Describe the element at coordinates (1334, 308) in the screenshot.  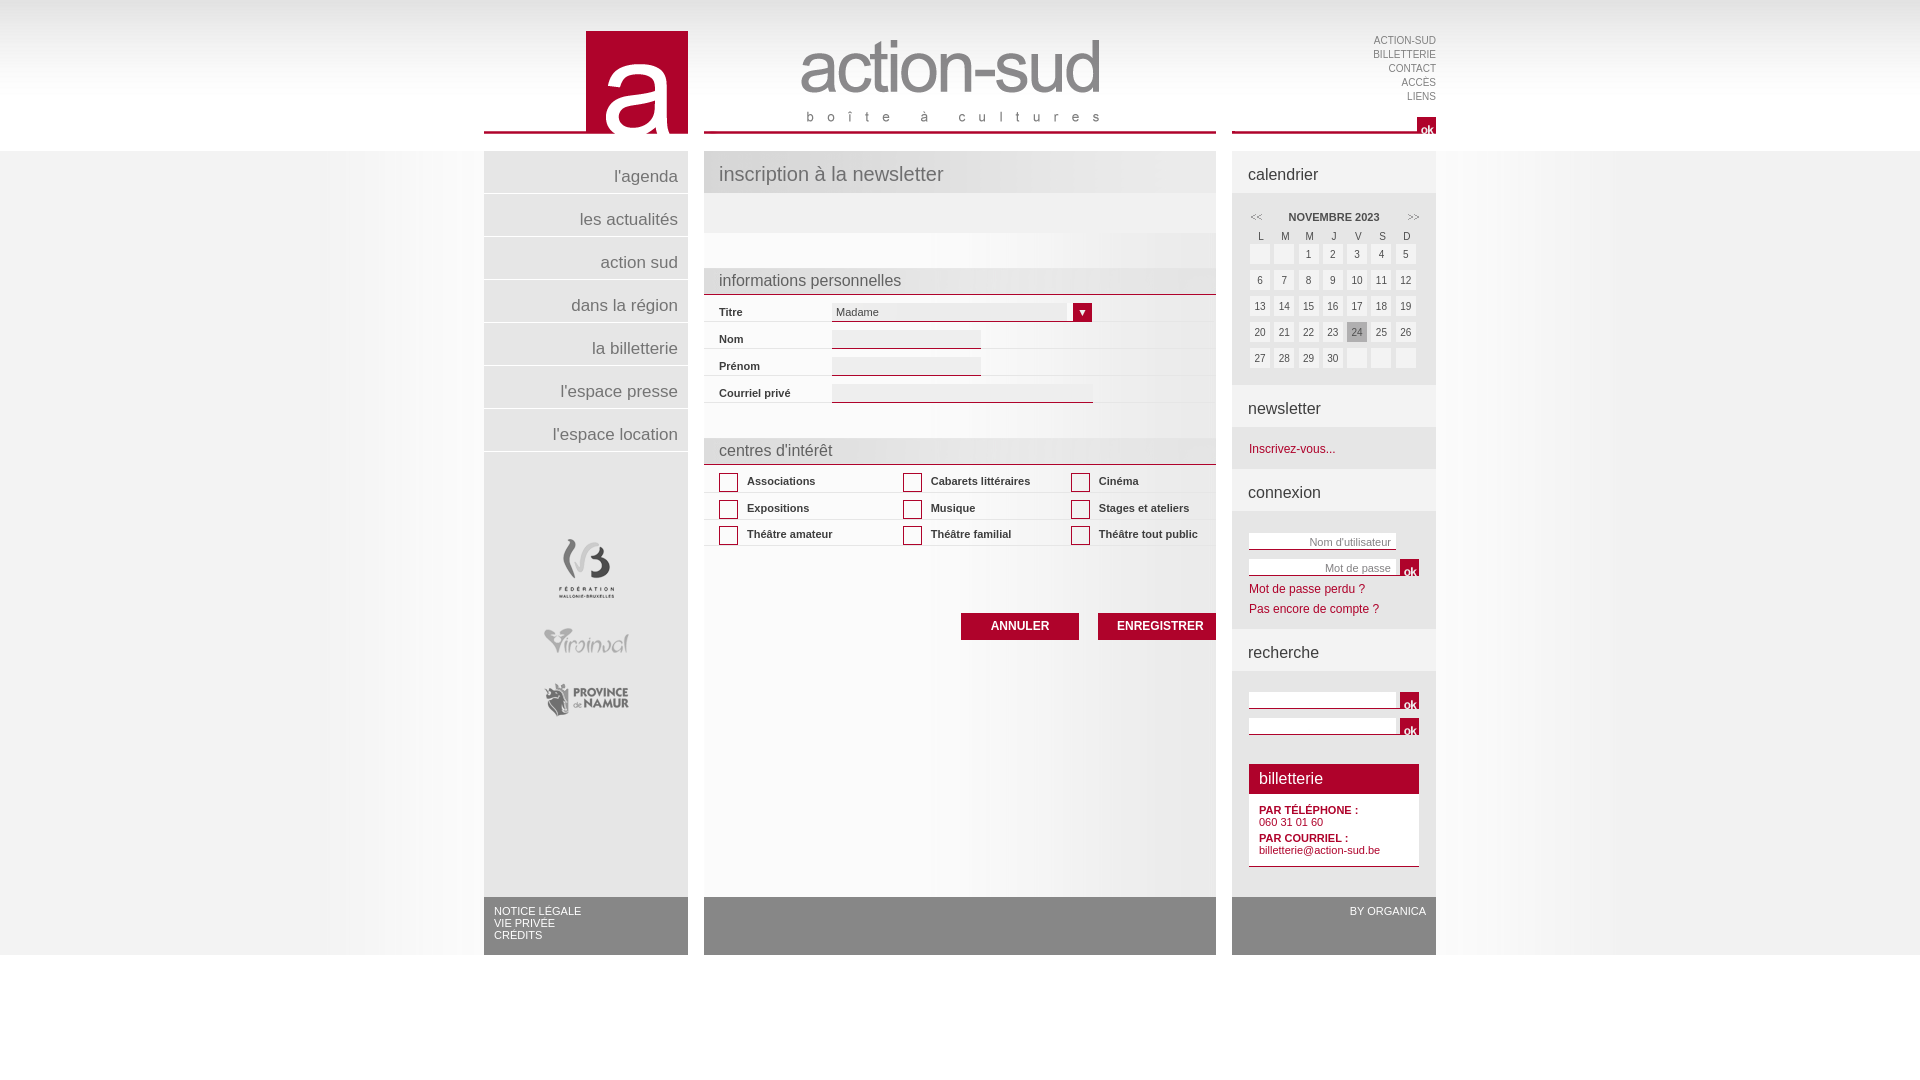
I see `'16'` at that location.